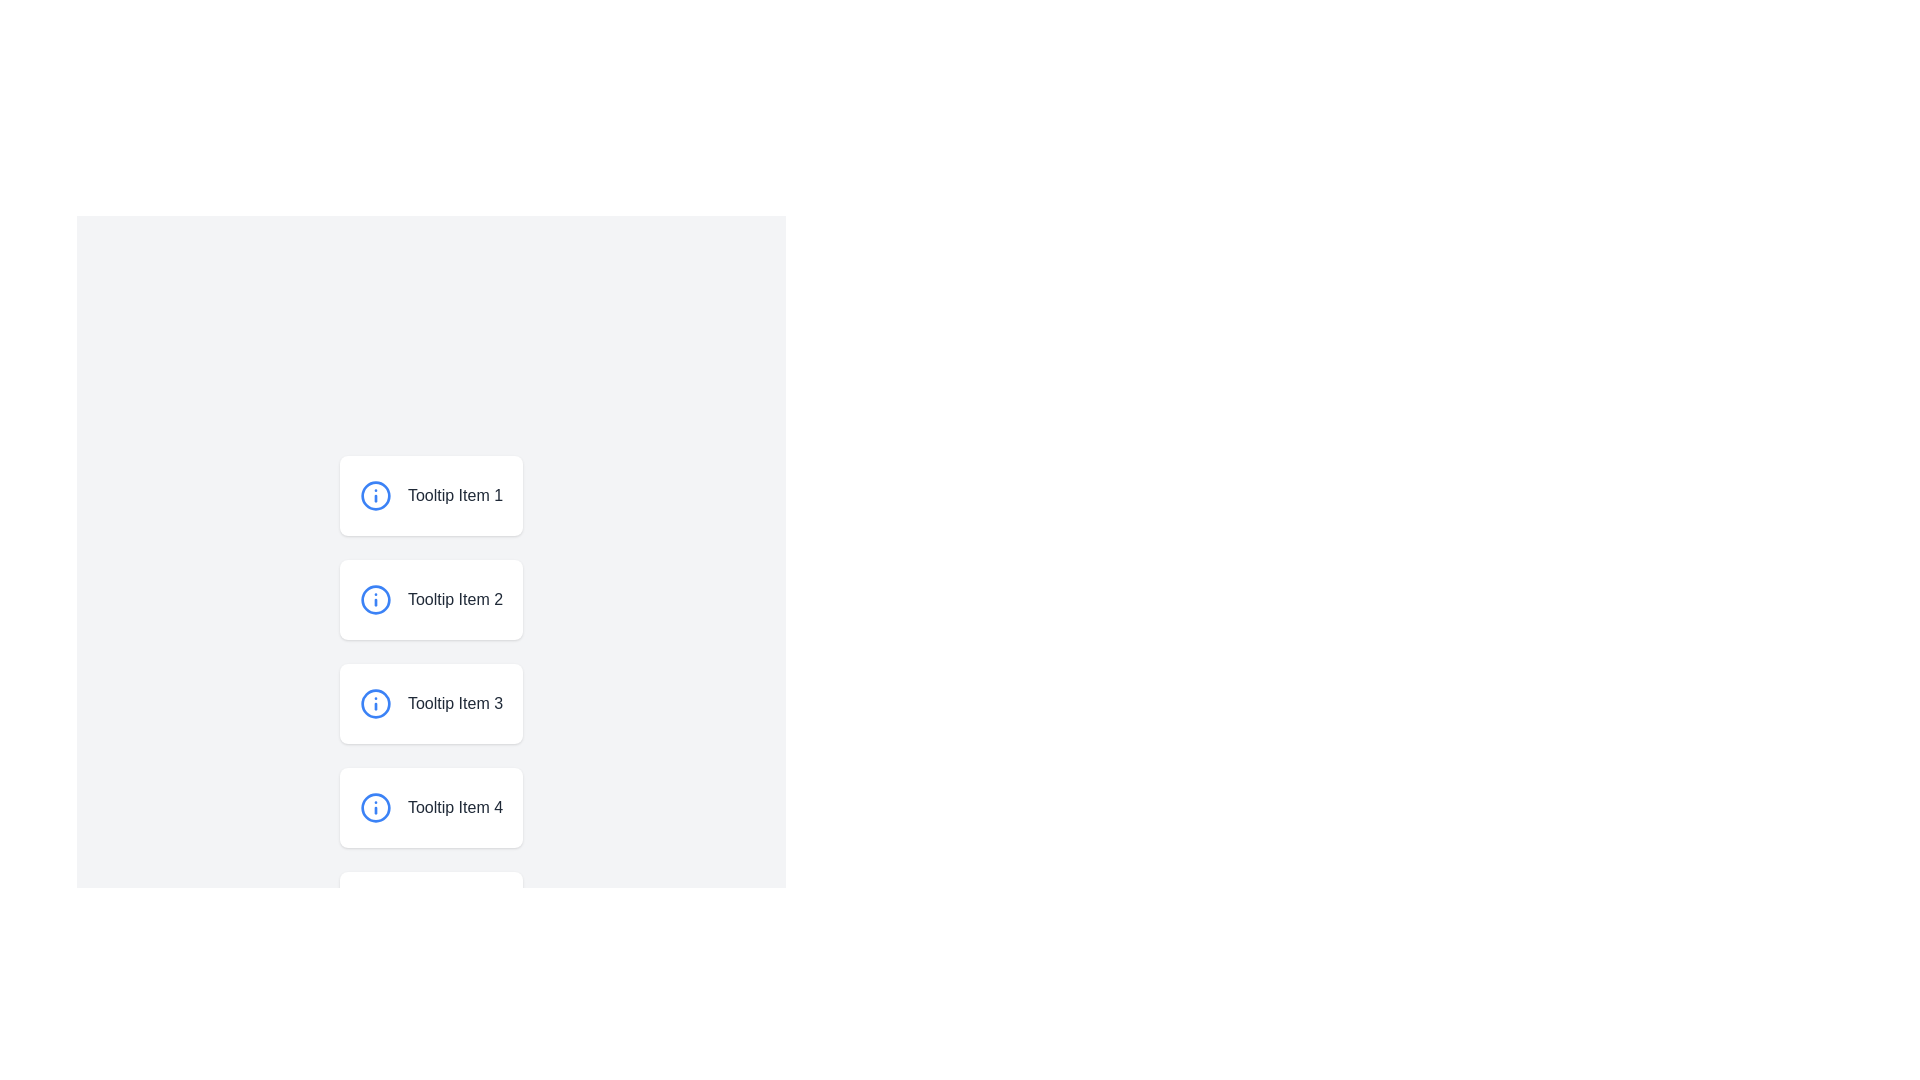 This screenshot has width=1920, height=1080. What do you see at coordinates (446, 495) in the screenshot?
I see `text label that serves as a title or identifier for the tooltip item, which is the first item in a vertical list aligned to the right of a blue 'info' icon` at bounding box center [446, 495].